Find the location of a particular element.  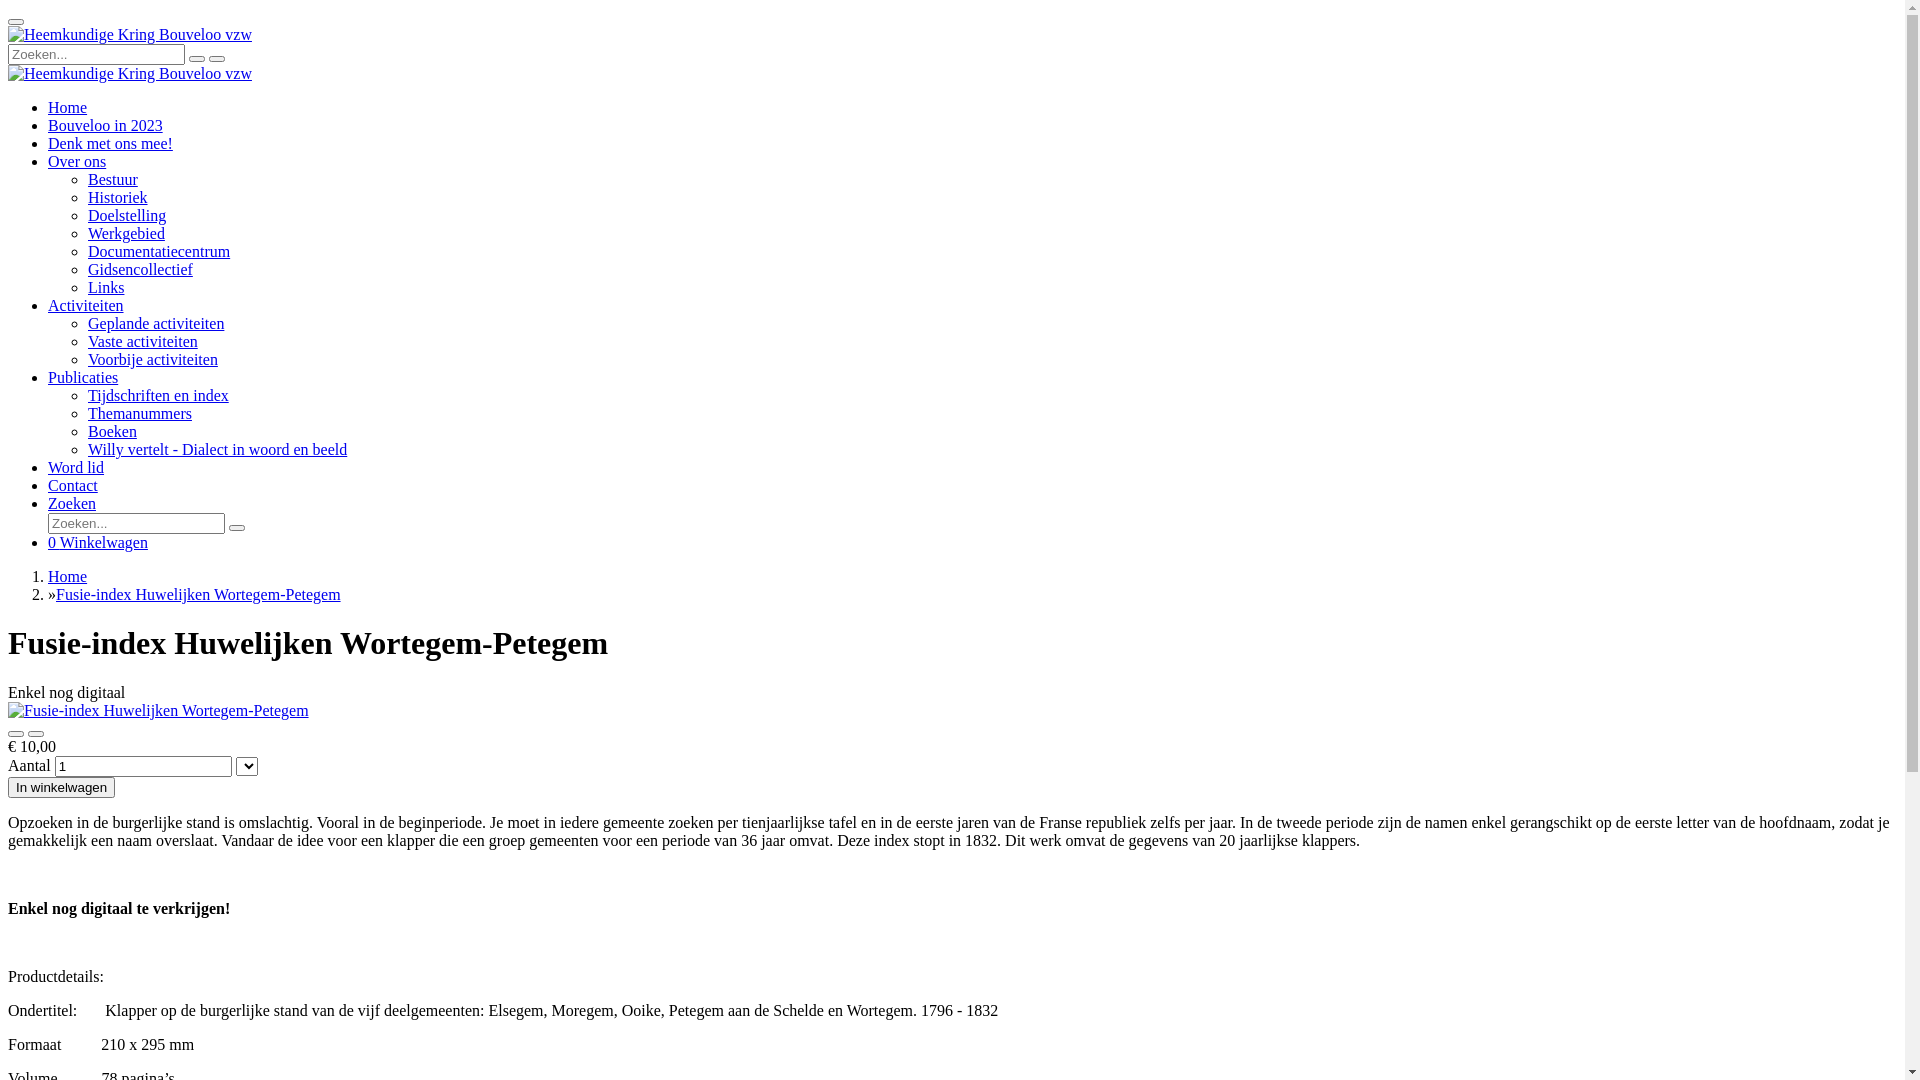

'Zoeken' is located at coordinates (48, 502).